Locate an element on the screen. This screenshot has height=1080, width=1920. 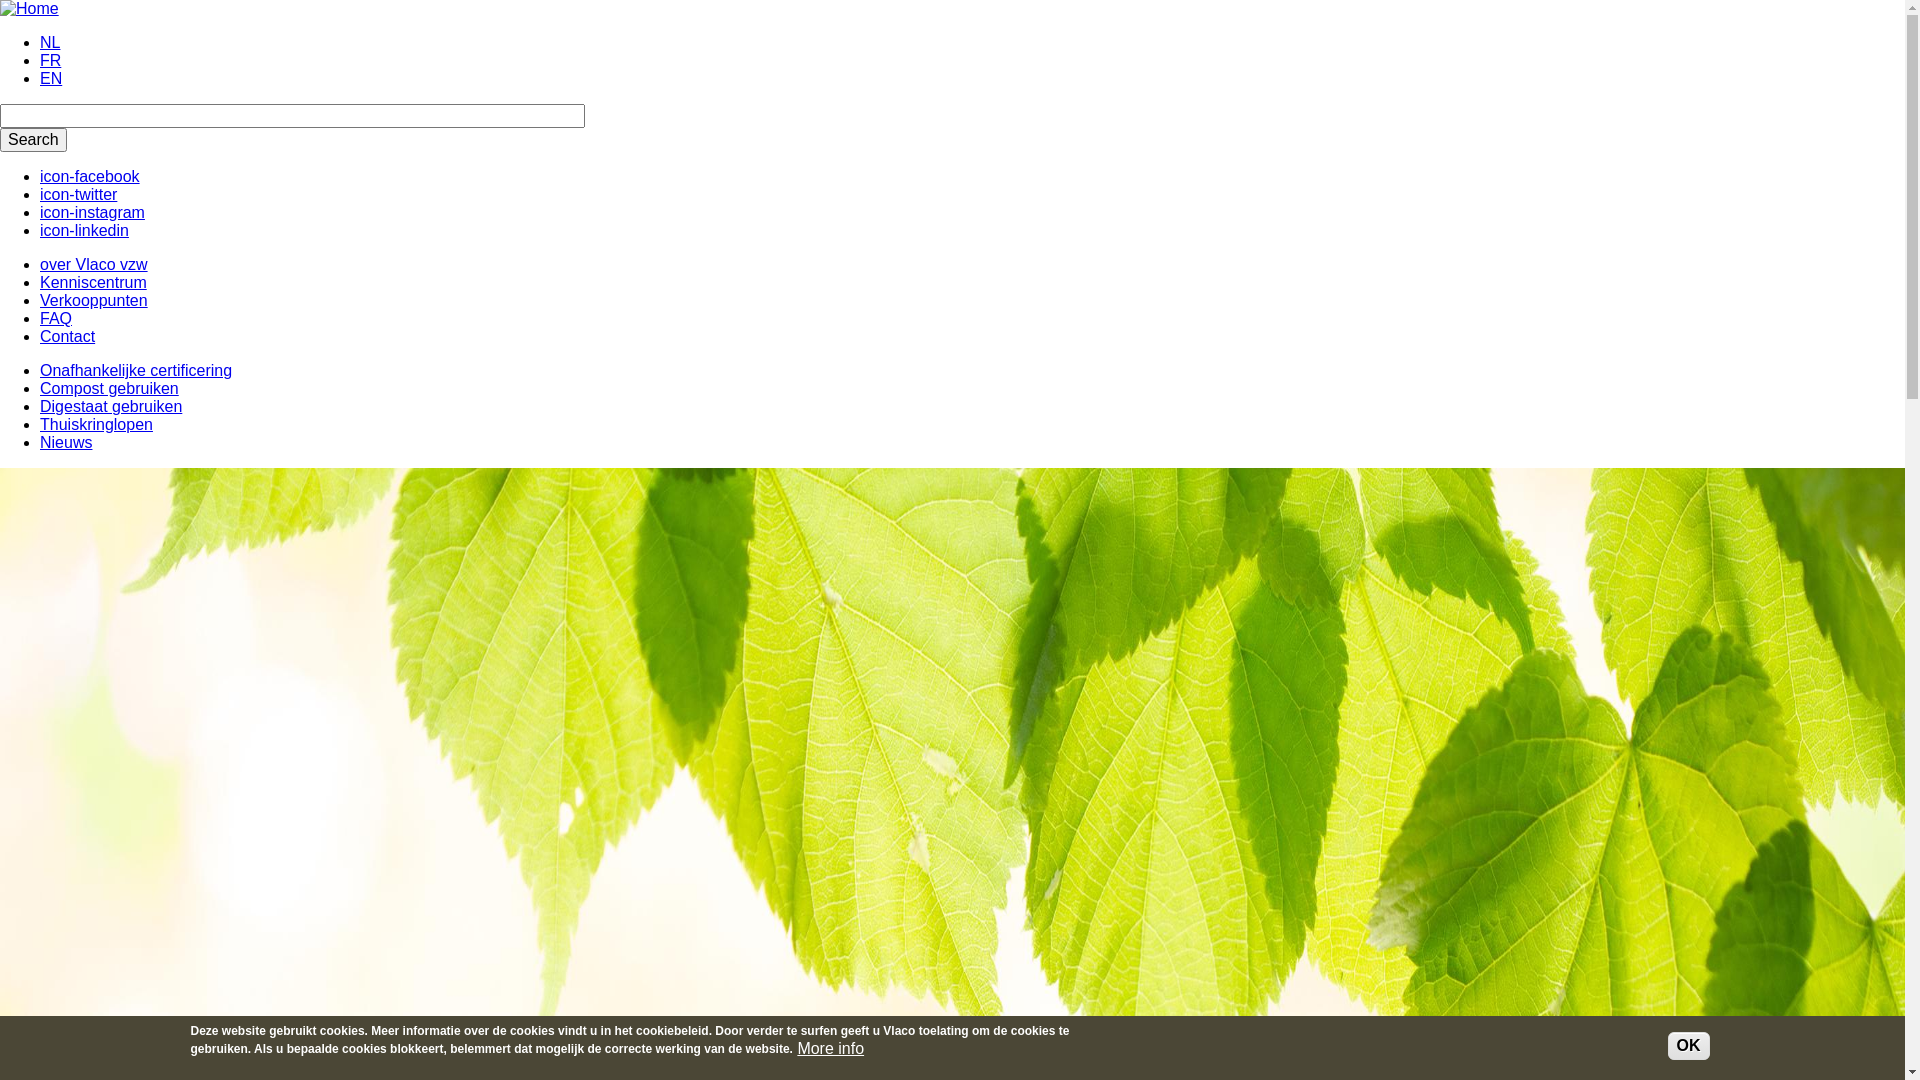
'EN' is located at coordinates (51, 77).